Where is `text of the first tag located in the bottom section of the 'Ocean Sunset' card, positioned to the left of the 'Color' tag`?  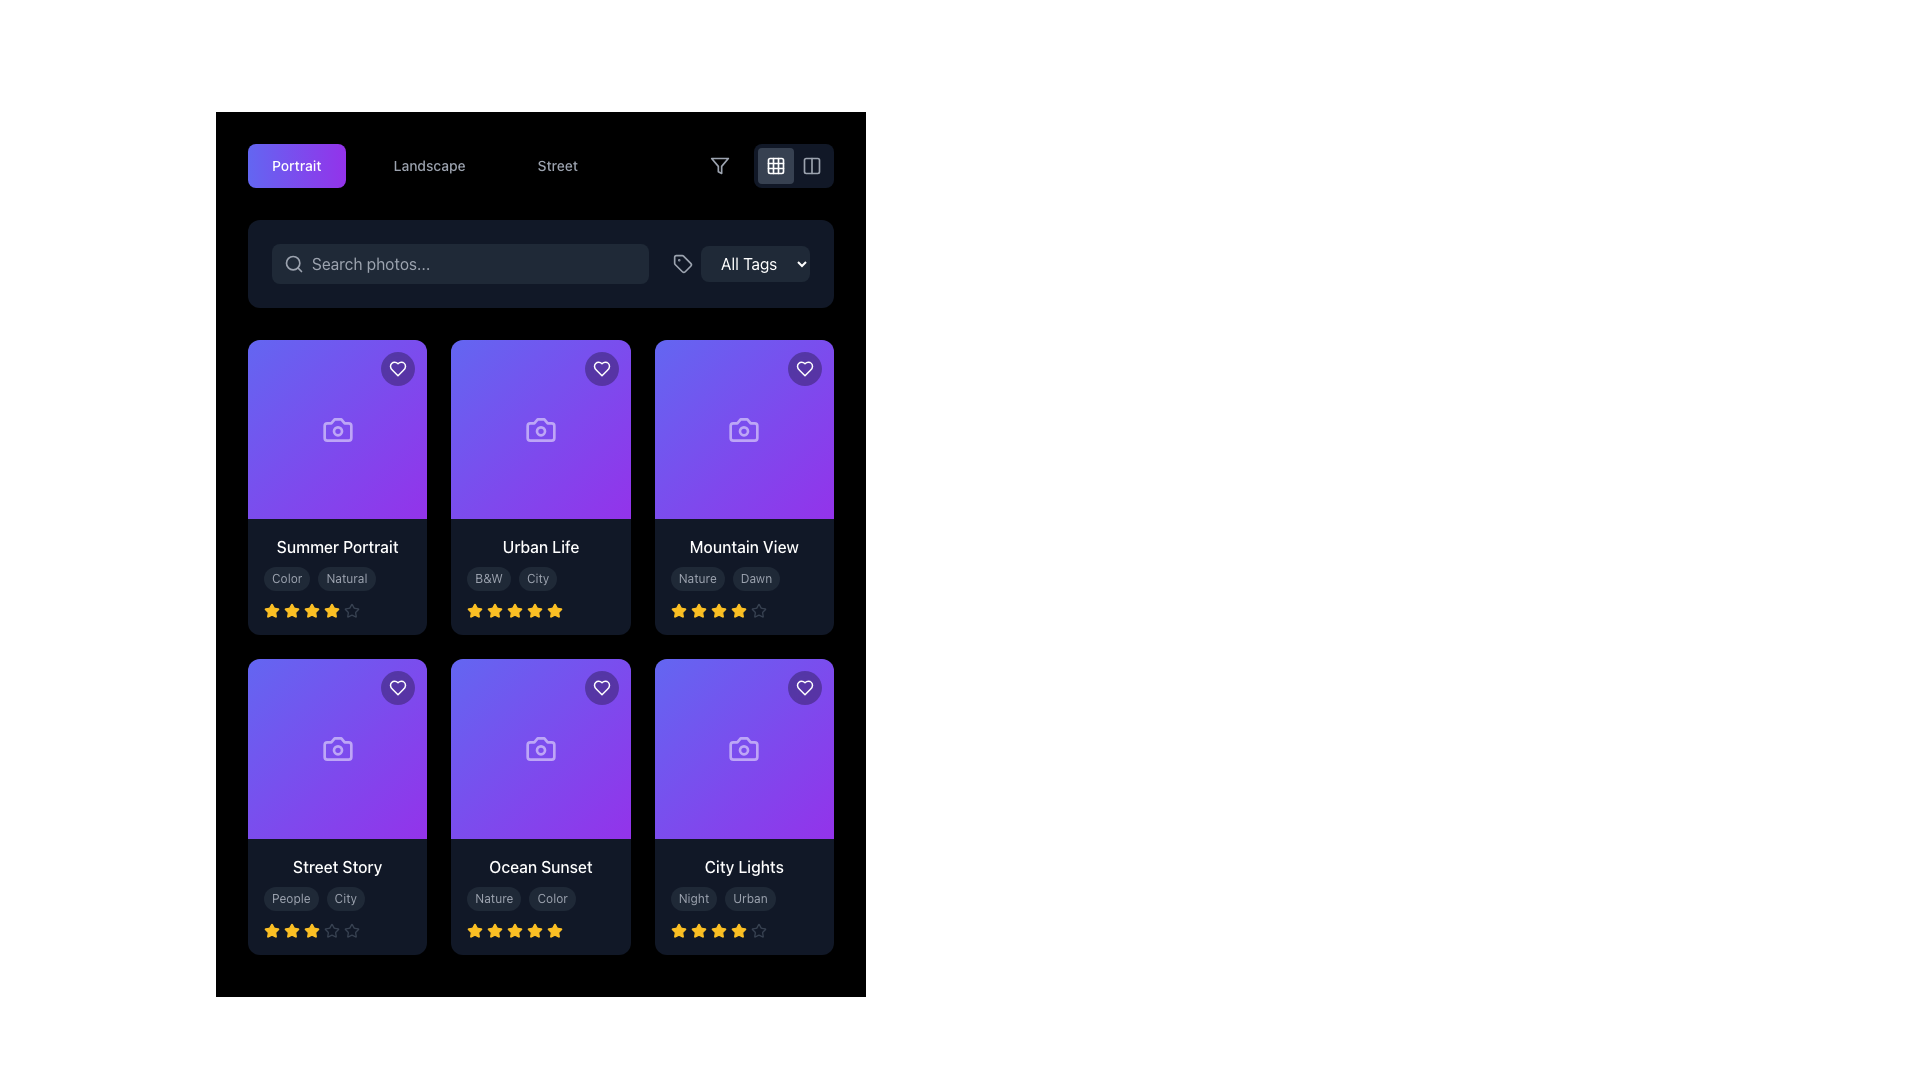 text of the first tag located in the bottom section of the 'Ocean Sunset' card, positioned to the left of the 'Color' tag is located at coordinates (494, 897).